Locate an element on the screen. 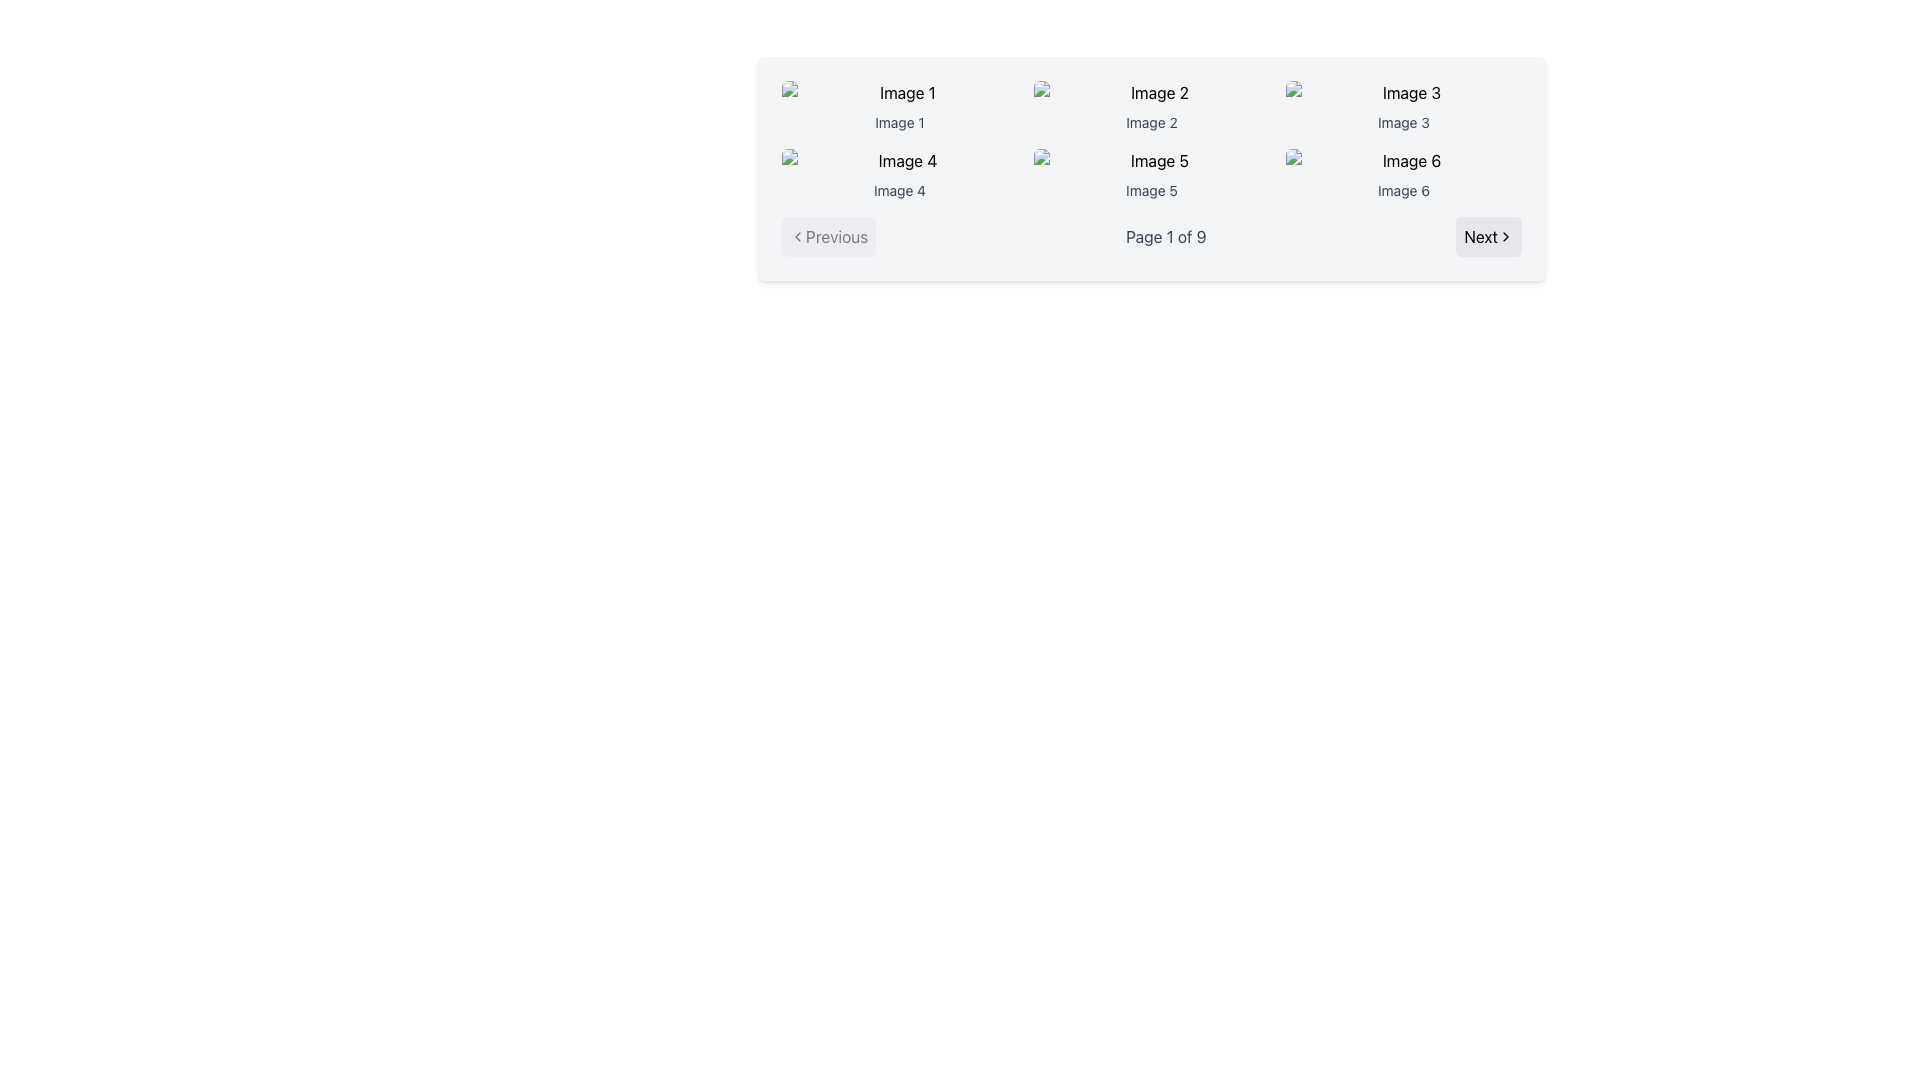 This screenshot has height=1080, width=1920. the placeholder image for 'Image 5' located in the second row, third column of the gallery layout is located at coordinates (1152, 160).